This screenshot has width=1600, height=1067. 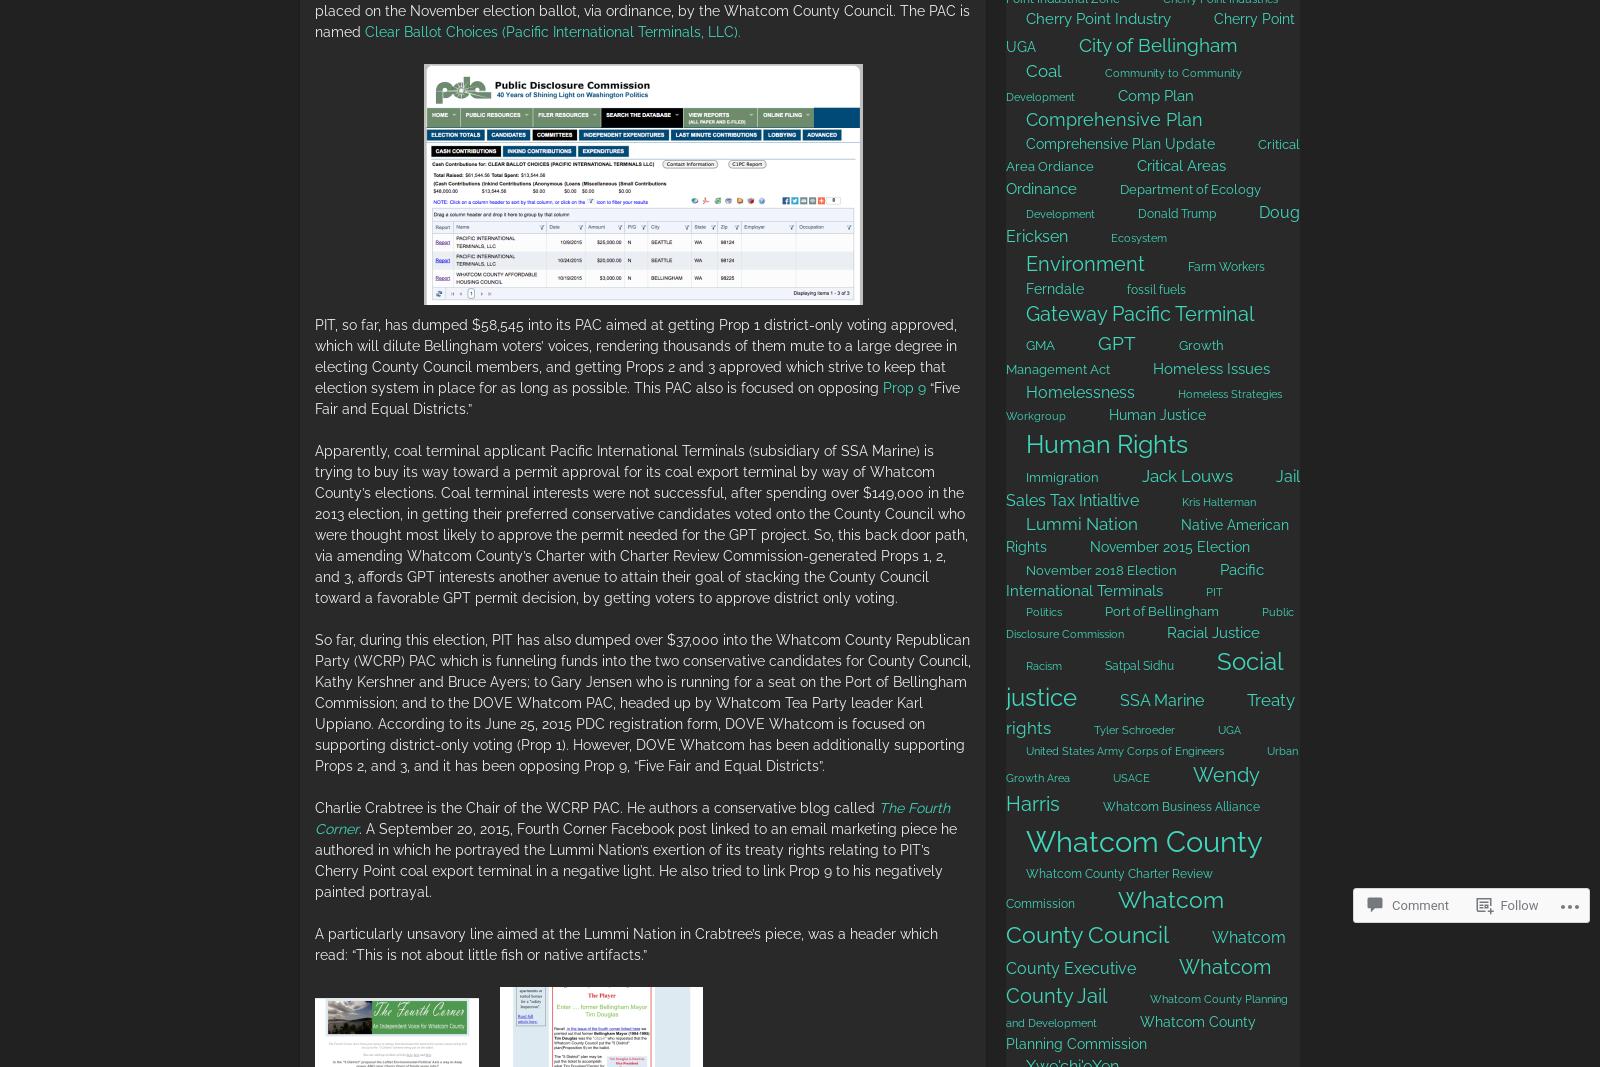 I want to click on 'Homeless Strategies Workgroup', so click(x=1144, y=403).